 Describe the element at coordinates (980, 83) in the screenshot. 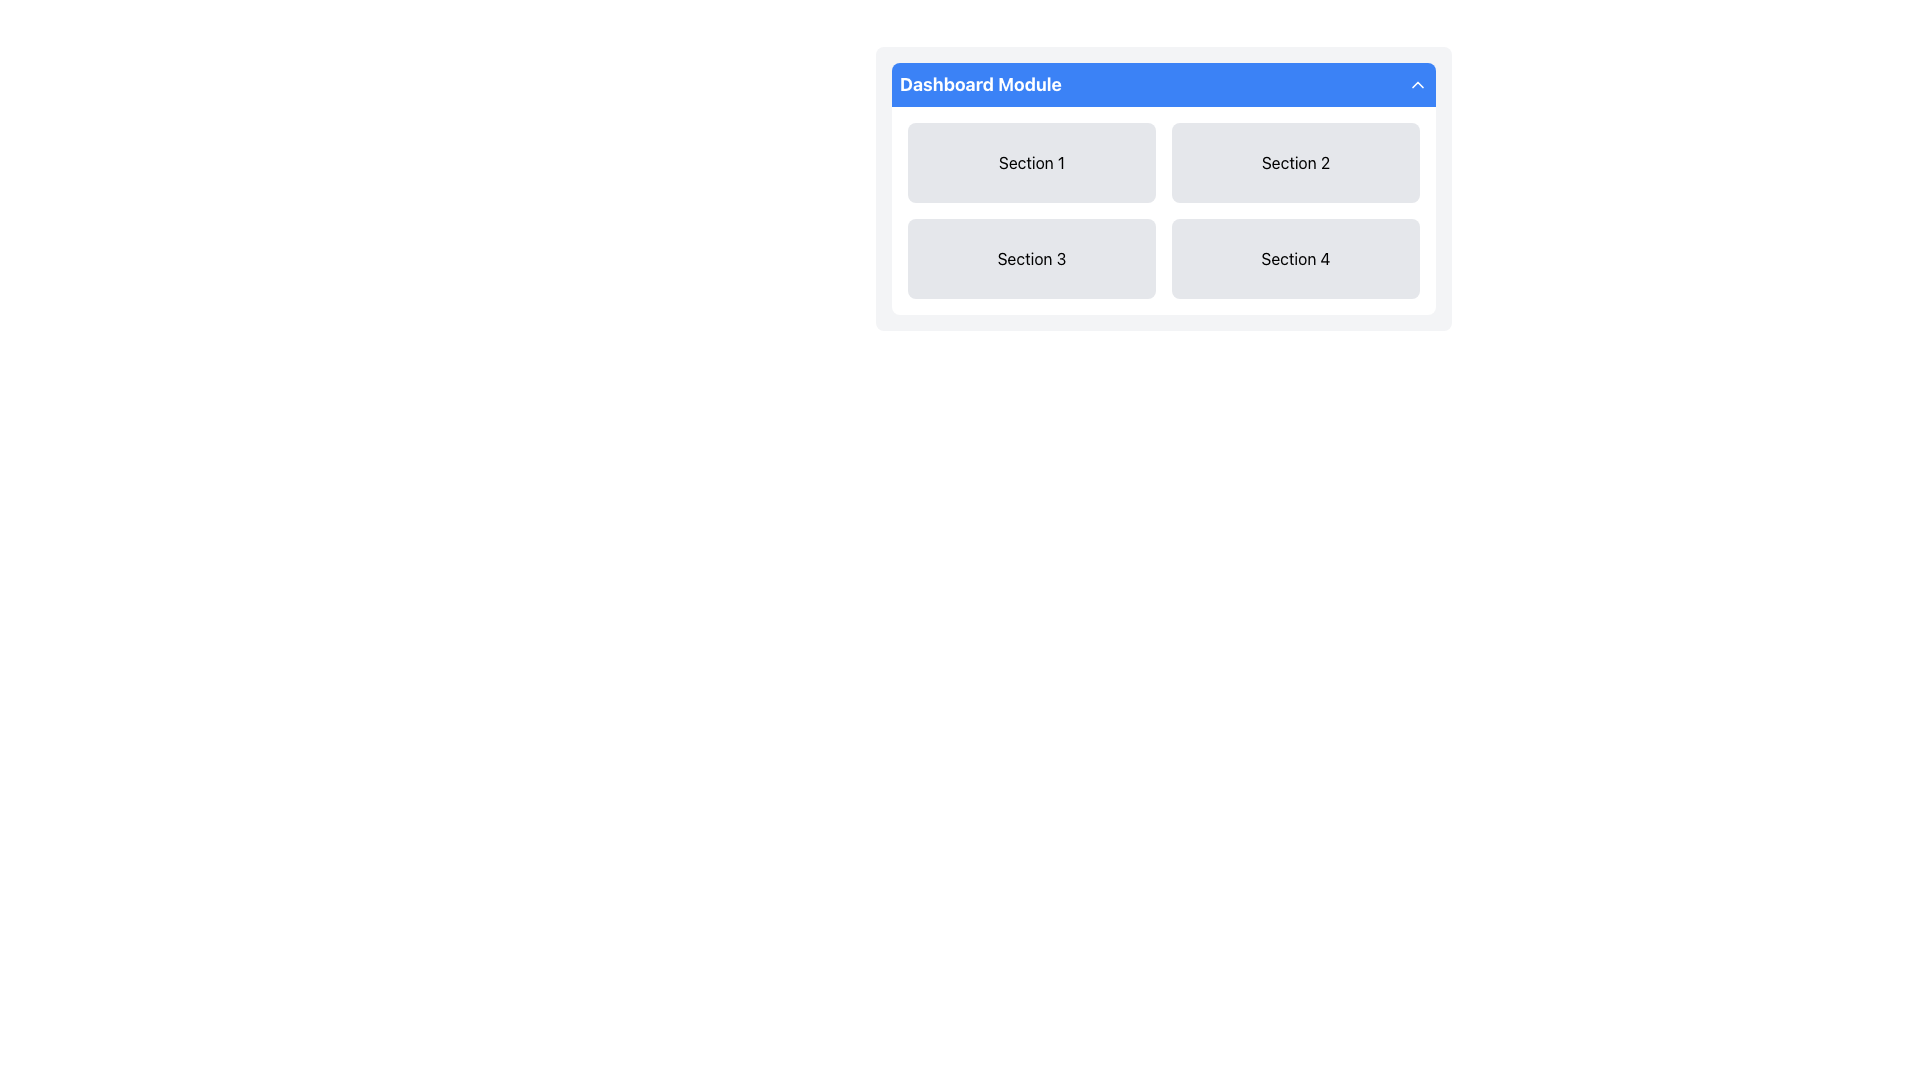

I see `the 'Dashboard Module' text label, which is prominently displayed in bold white font on a blue background, located in the top left of the header bar` at that location.